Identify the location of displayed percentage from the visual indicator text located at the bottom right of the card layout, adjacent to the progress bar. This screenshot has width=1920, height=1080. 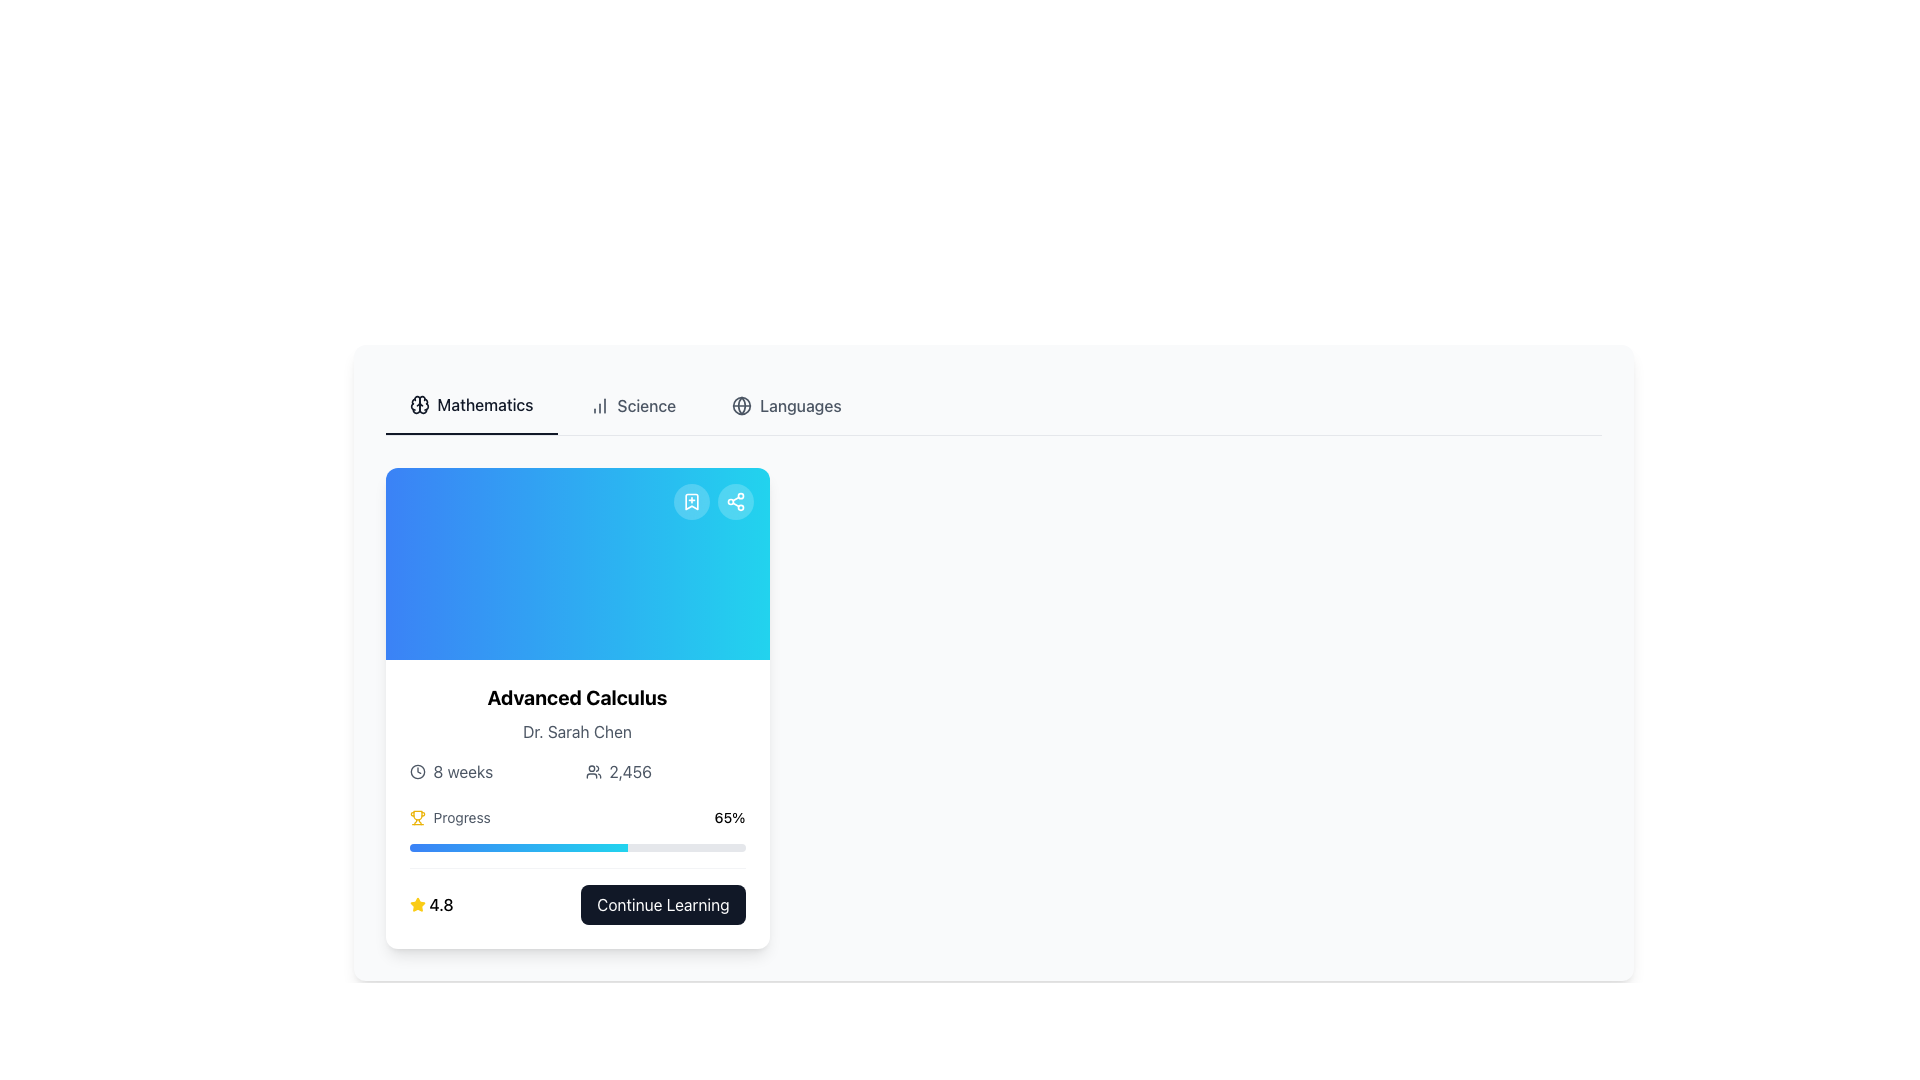
(728, 817).